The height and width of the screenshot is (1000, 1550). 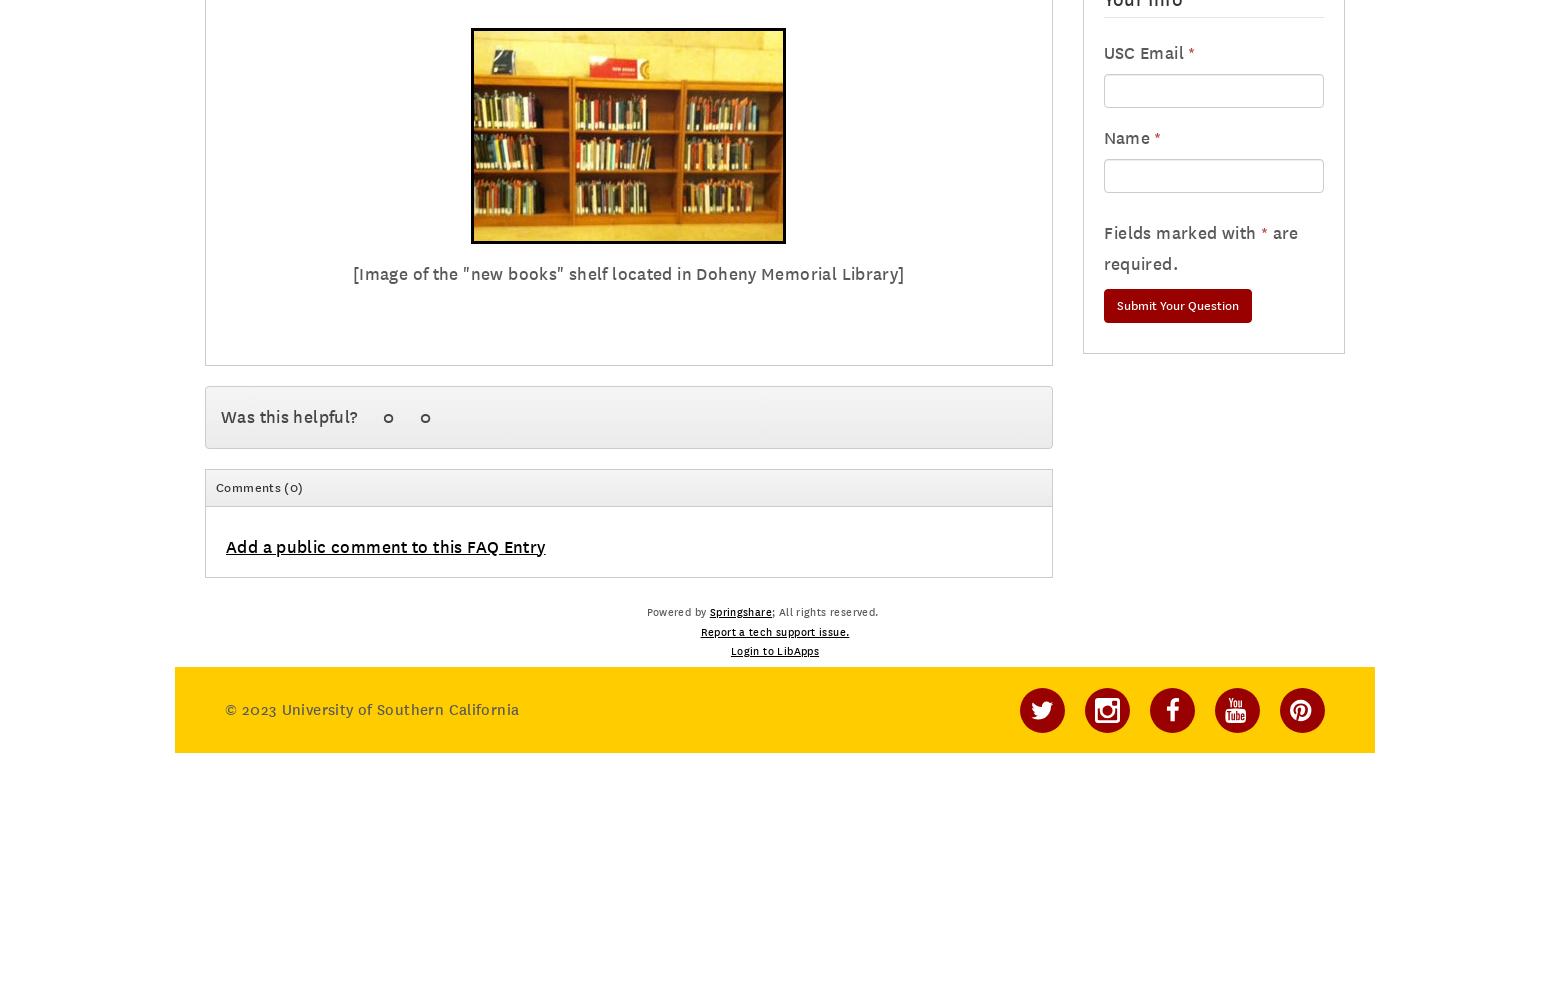 I want to click on '; All rights reserved.', so click(x=824, y=612).